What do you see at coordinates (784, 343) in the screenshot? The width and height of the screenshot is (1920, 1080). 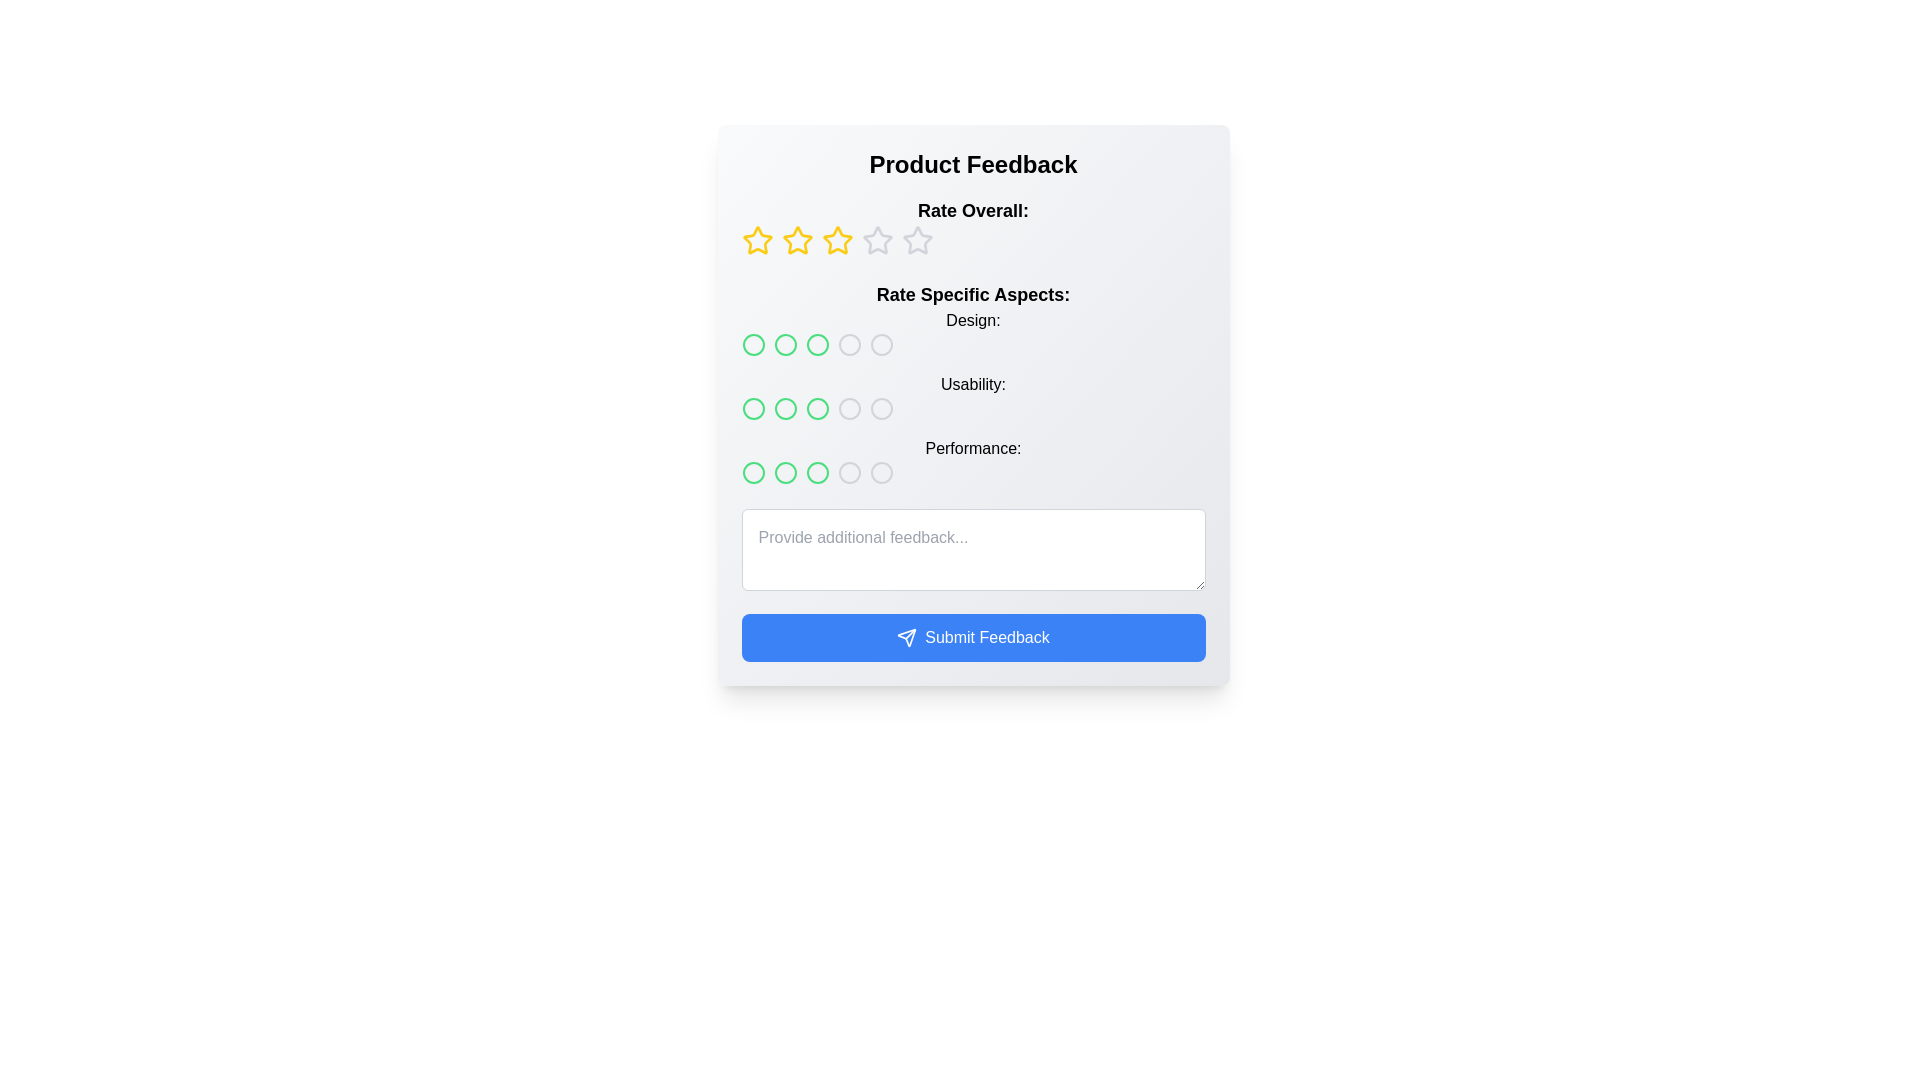 I see `the second interactive rating circle with green borders in the 'Rate Specific Aspects: Design' section` at bounding box center [784, 343].